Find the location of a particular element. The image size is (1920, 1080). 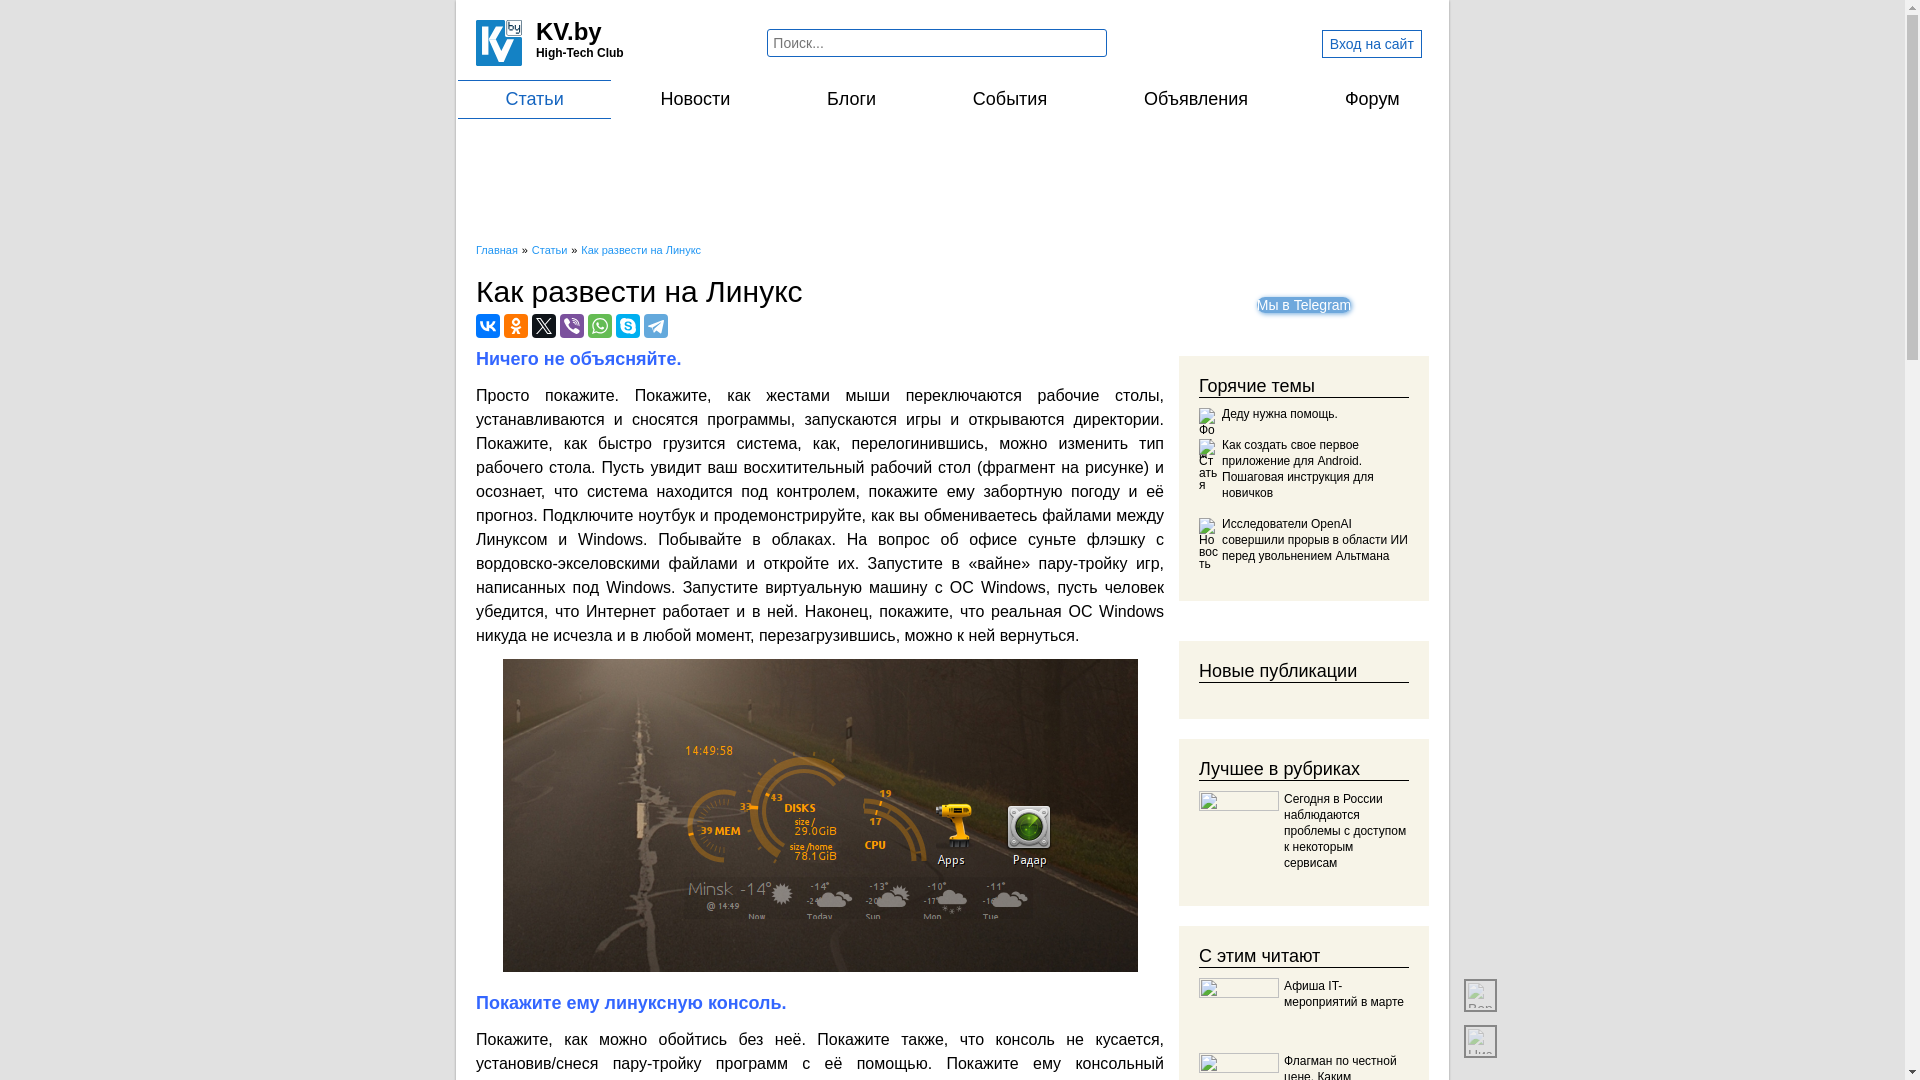

'Viber' is located at coordinates (570, 325).